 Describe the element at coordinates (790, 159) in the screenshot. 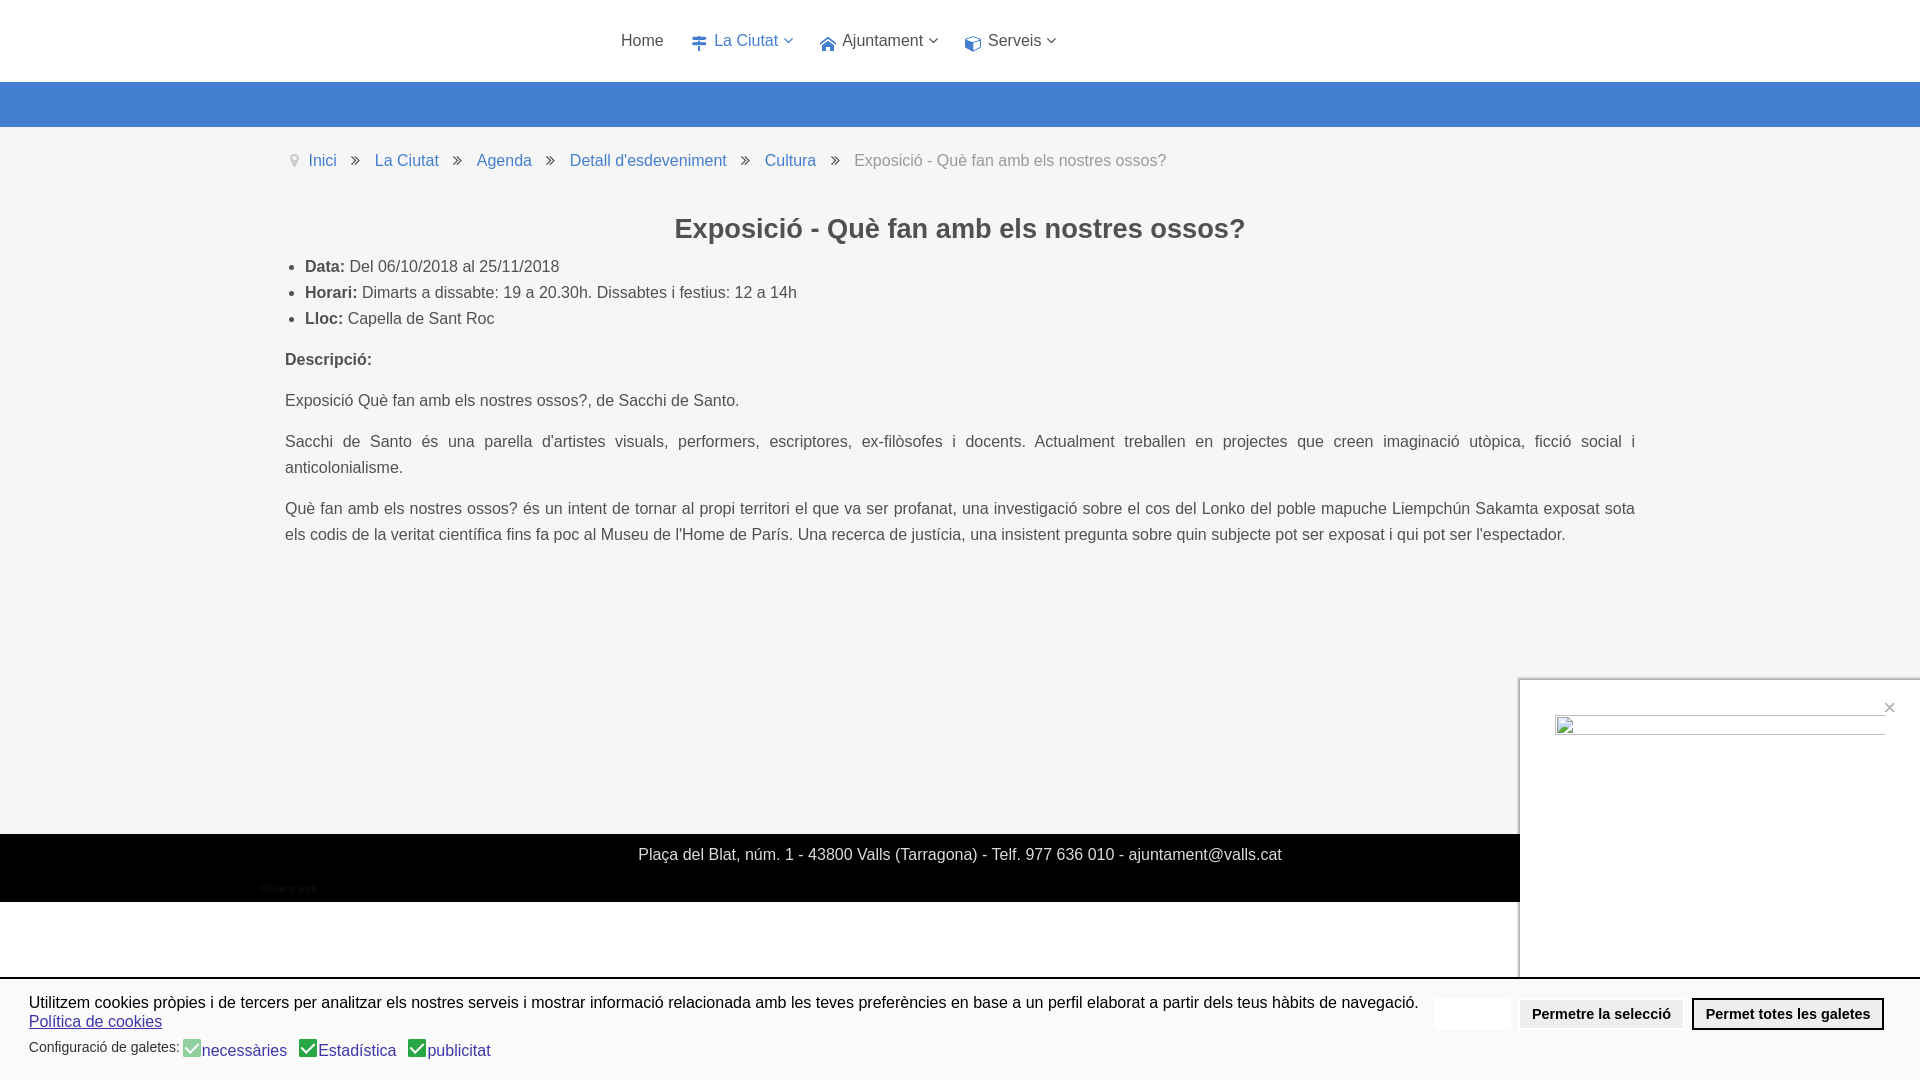

I see `'Cultura'` at that location.